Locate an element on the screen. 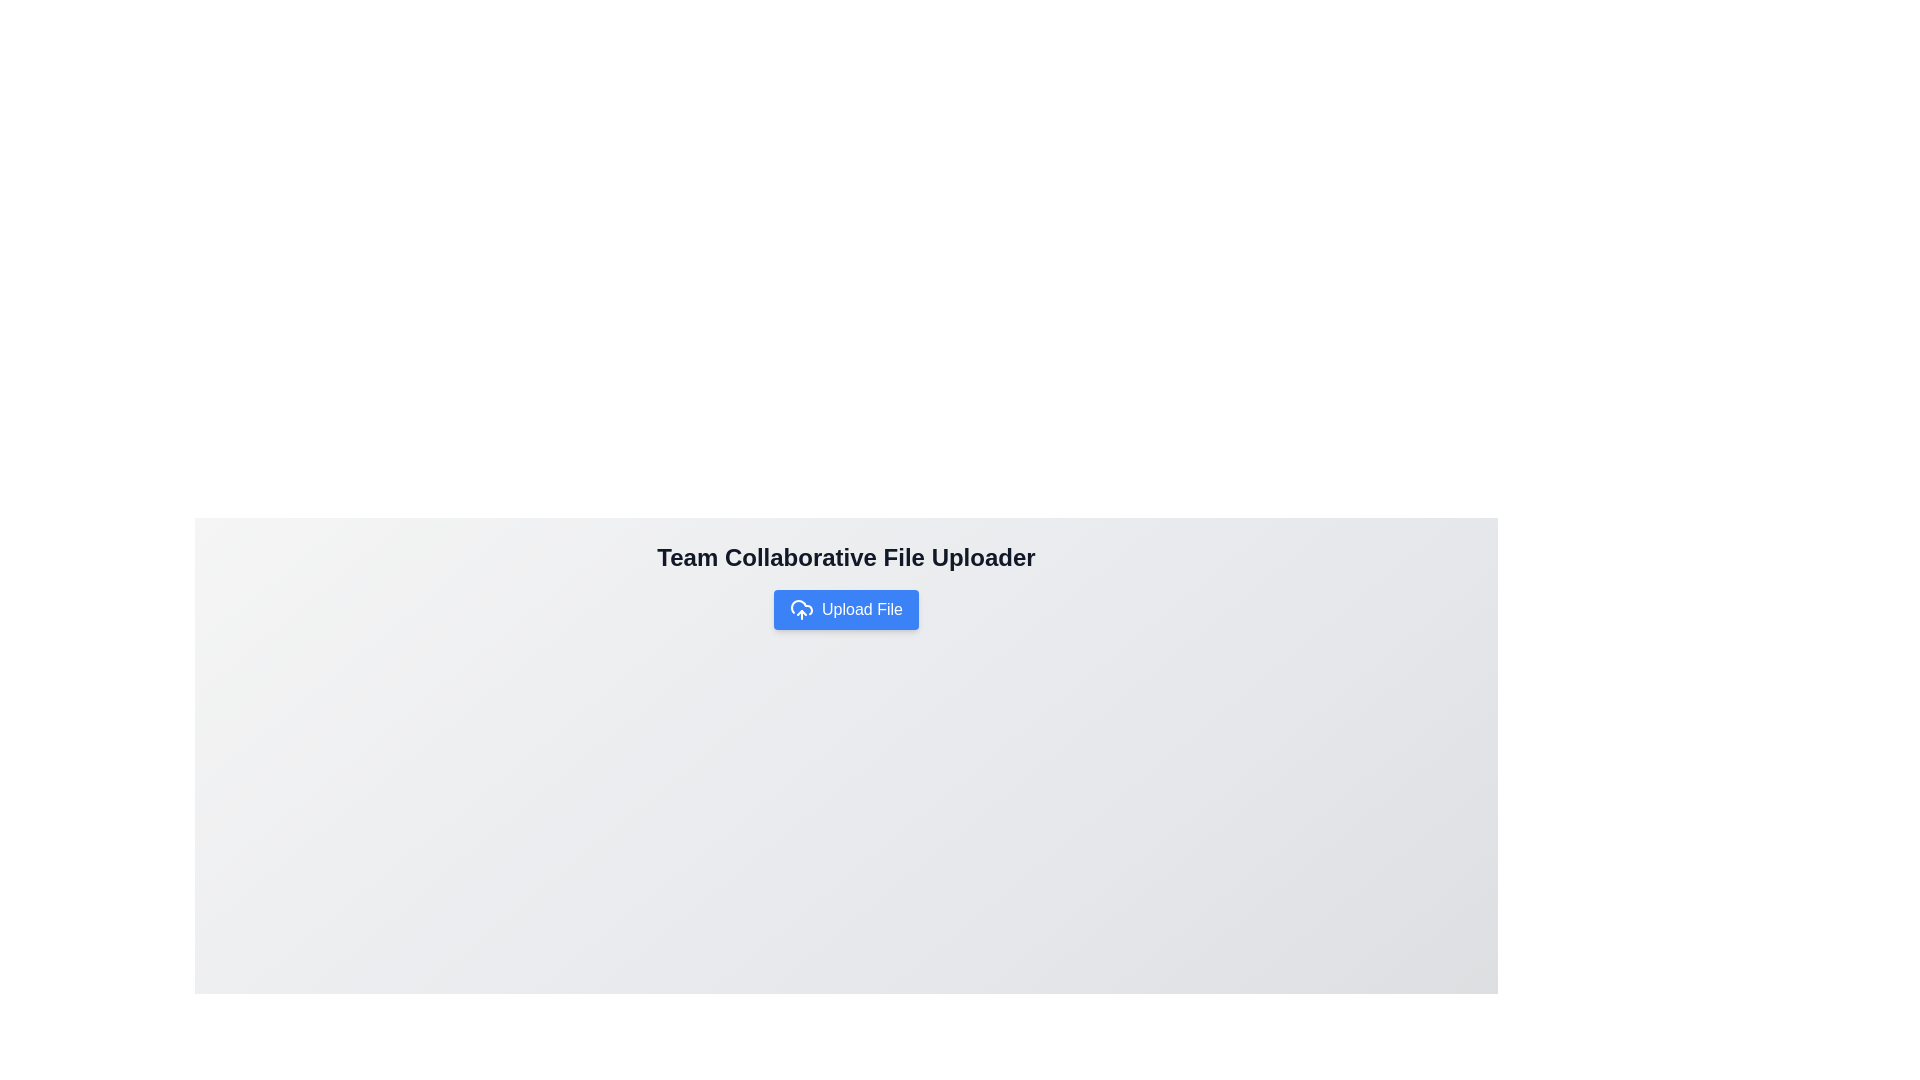 The height and width of the screenshot is (1080, 1920). the text-based header component reading 'Team Collaborative File Uploader', which is prominently styled in bold, large dark gray font against a light gradient background, positioned at the top of the interactive area is located at coordinates (846, 558).